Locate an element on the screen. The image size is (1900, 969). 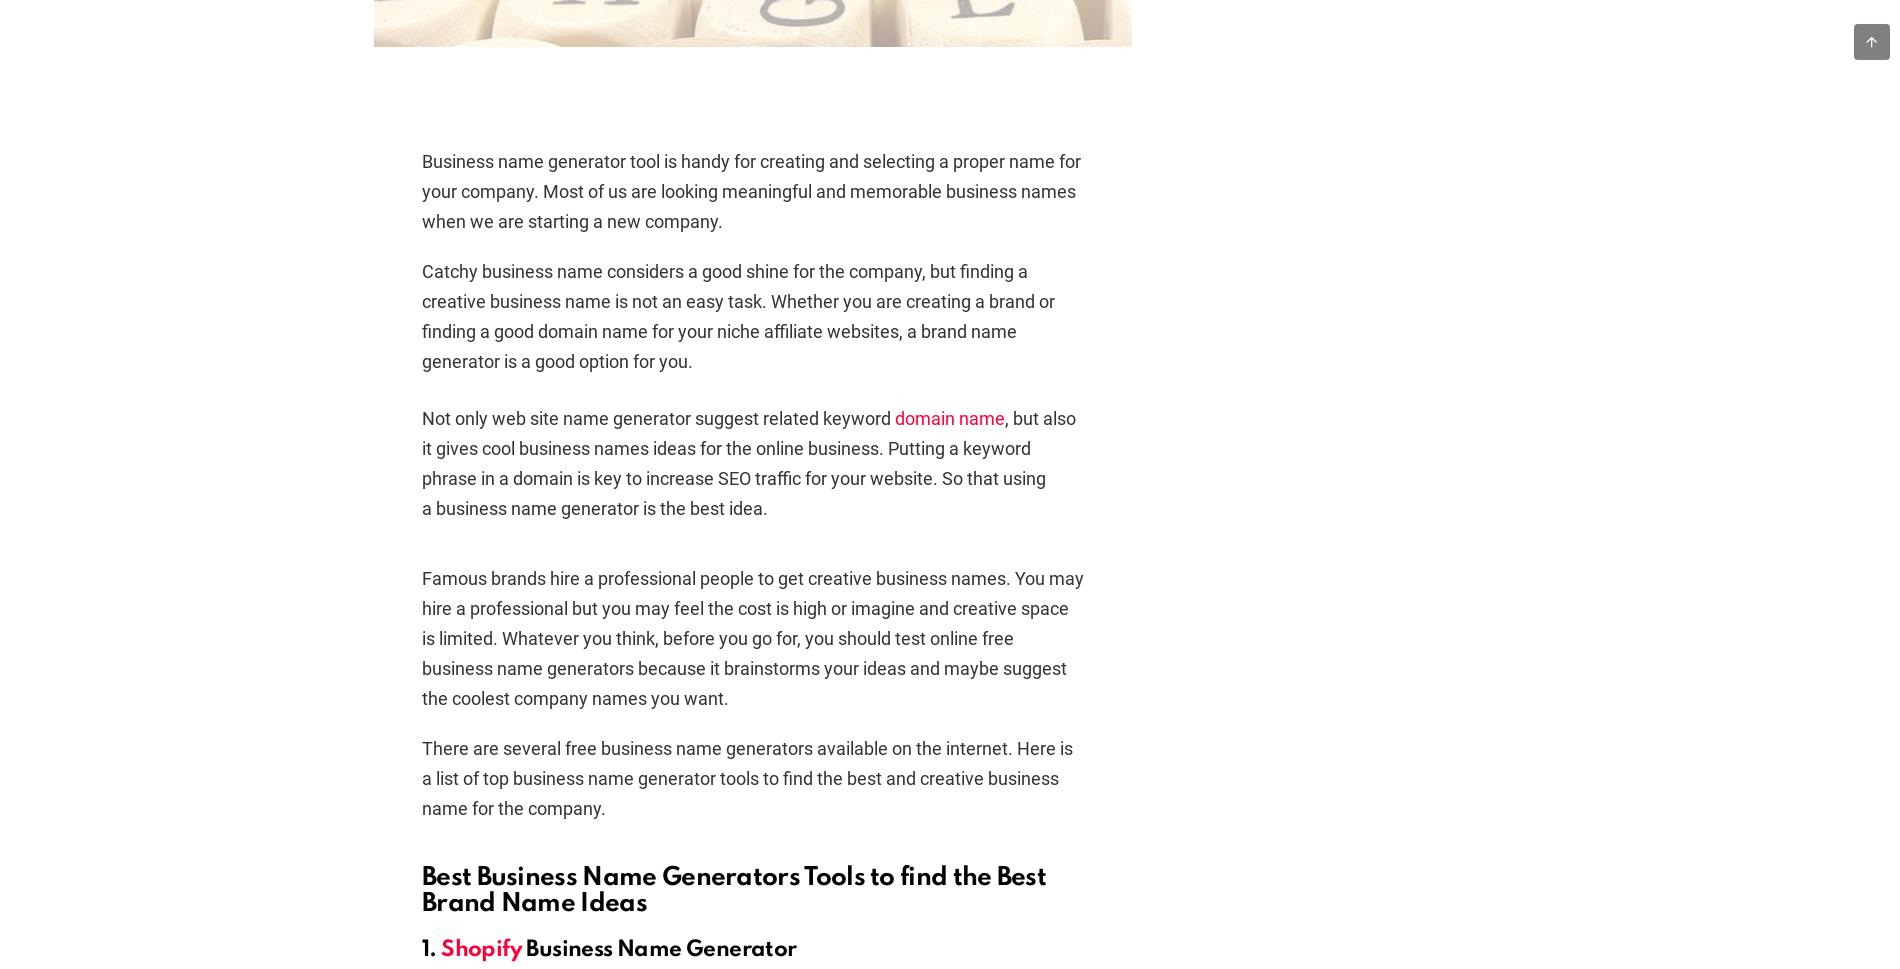
'Not only web site name generator suggest related keyword' is located at coordinates (658, 416).